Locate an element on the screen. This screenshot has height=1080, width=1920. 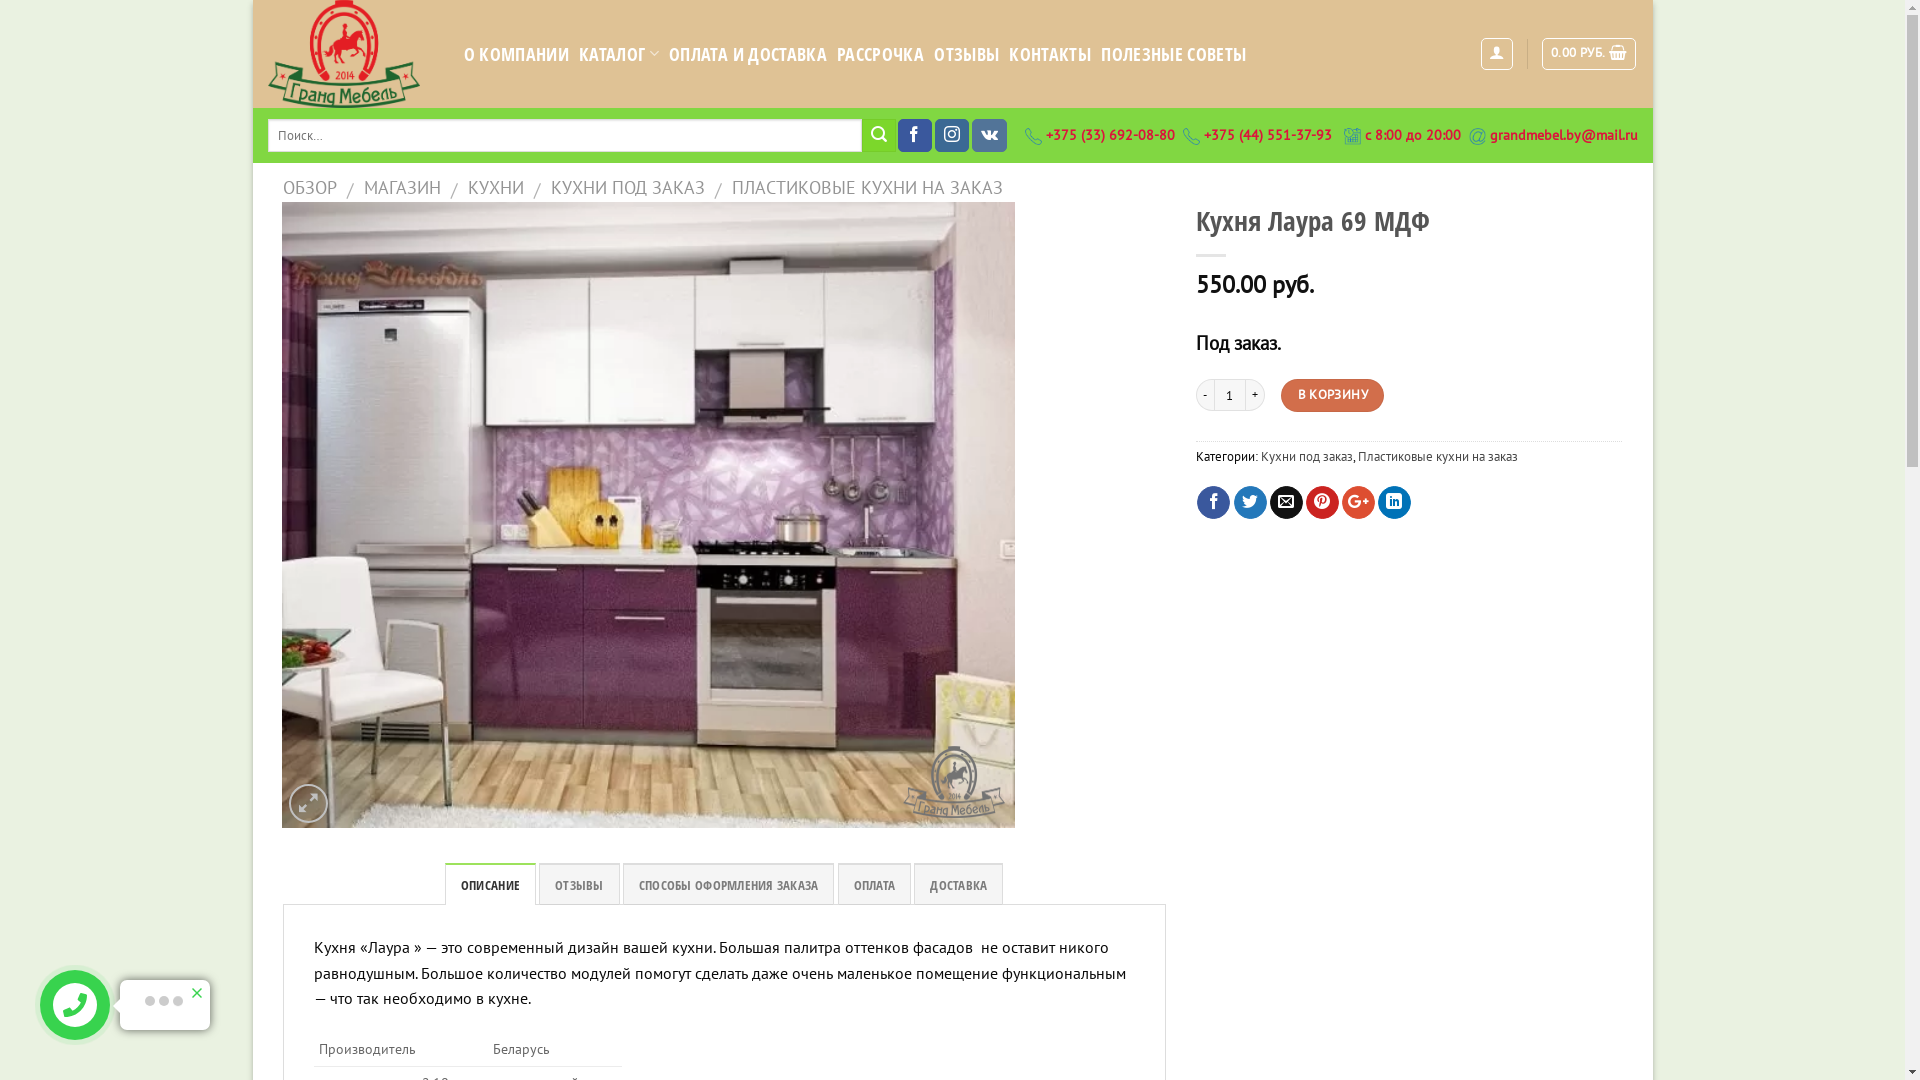
'grandmebel.by@mail.ru' is located at coordinates (1563, 135).